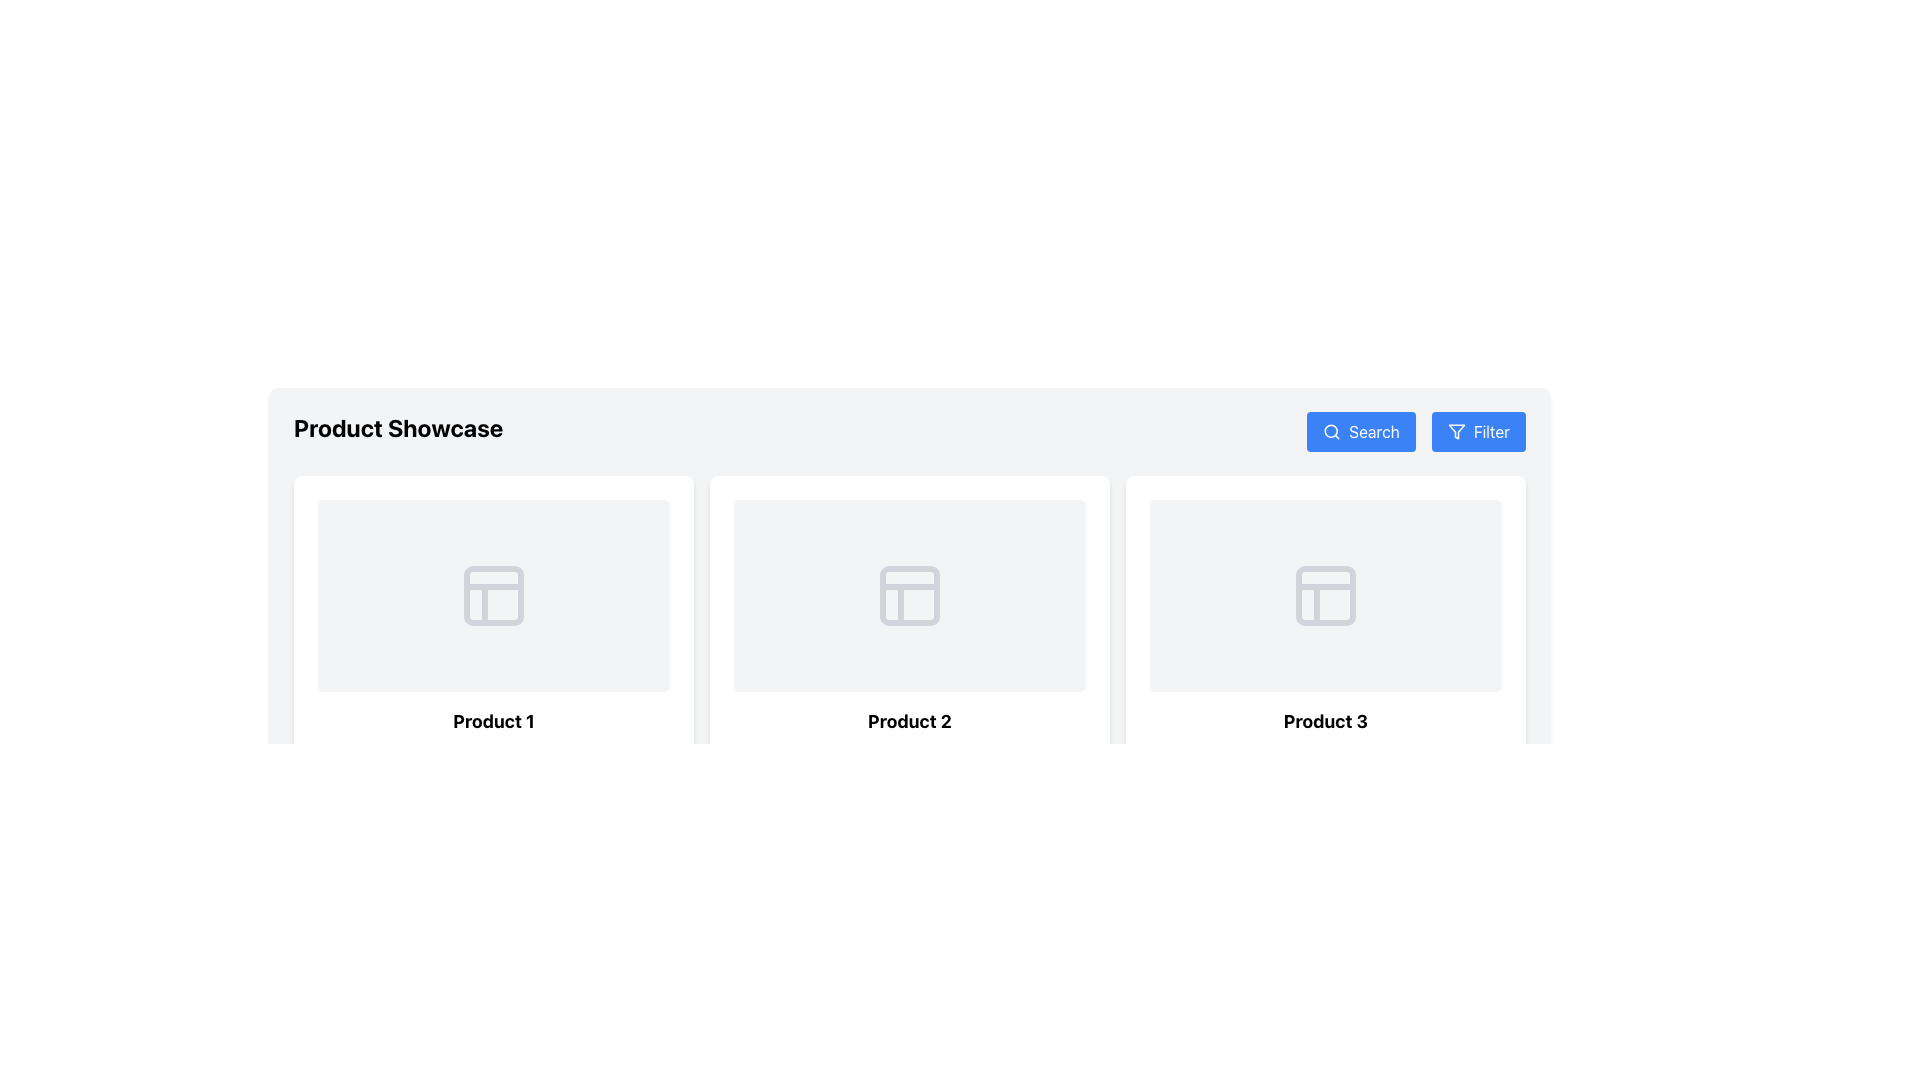 The image size is (1920, 1080). What do you see at coordinates (1478, 431) in the screenshot?
I see `the 'Filter' button` at bounding box center [1478, 431].